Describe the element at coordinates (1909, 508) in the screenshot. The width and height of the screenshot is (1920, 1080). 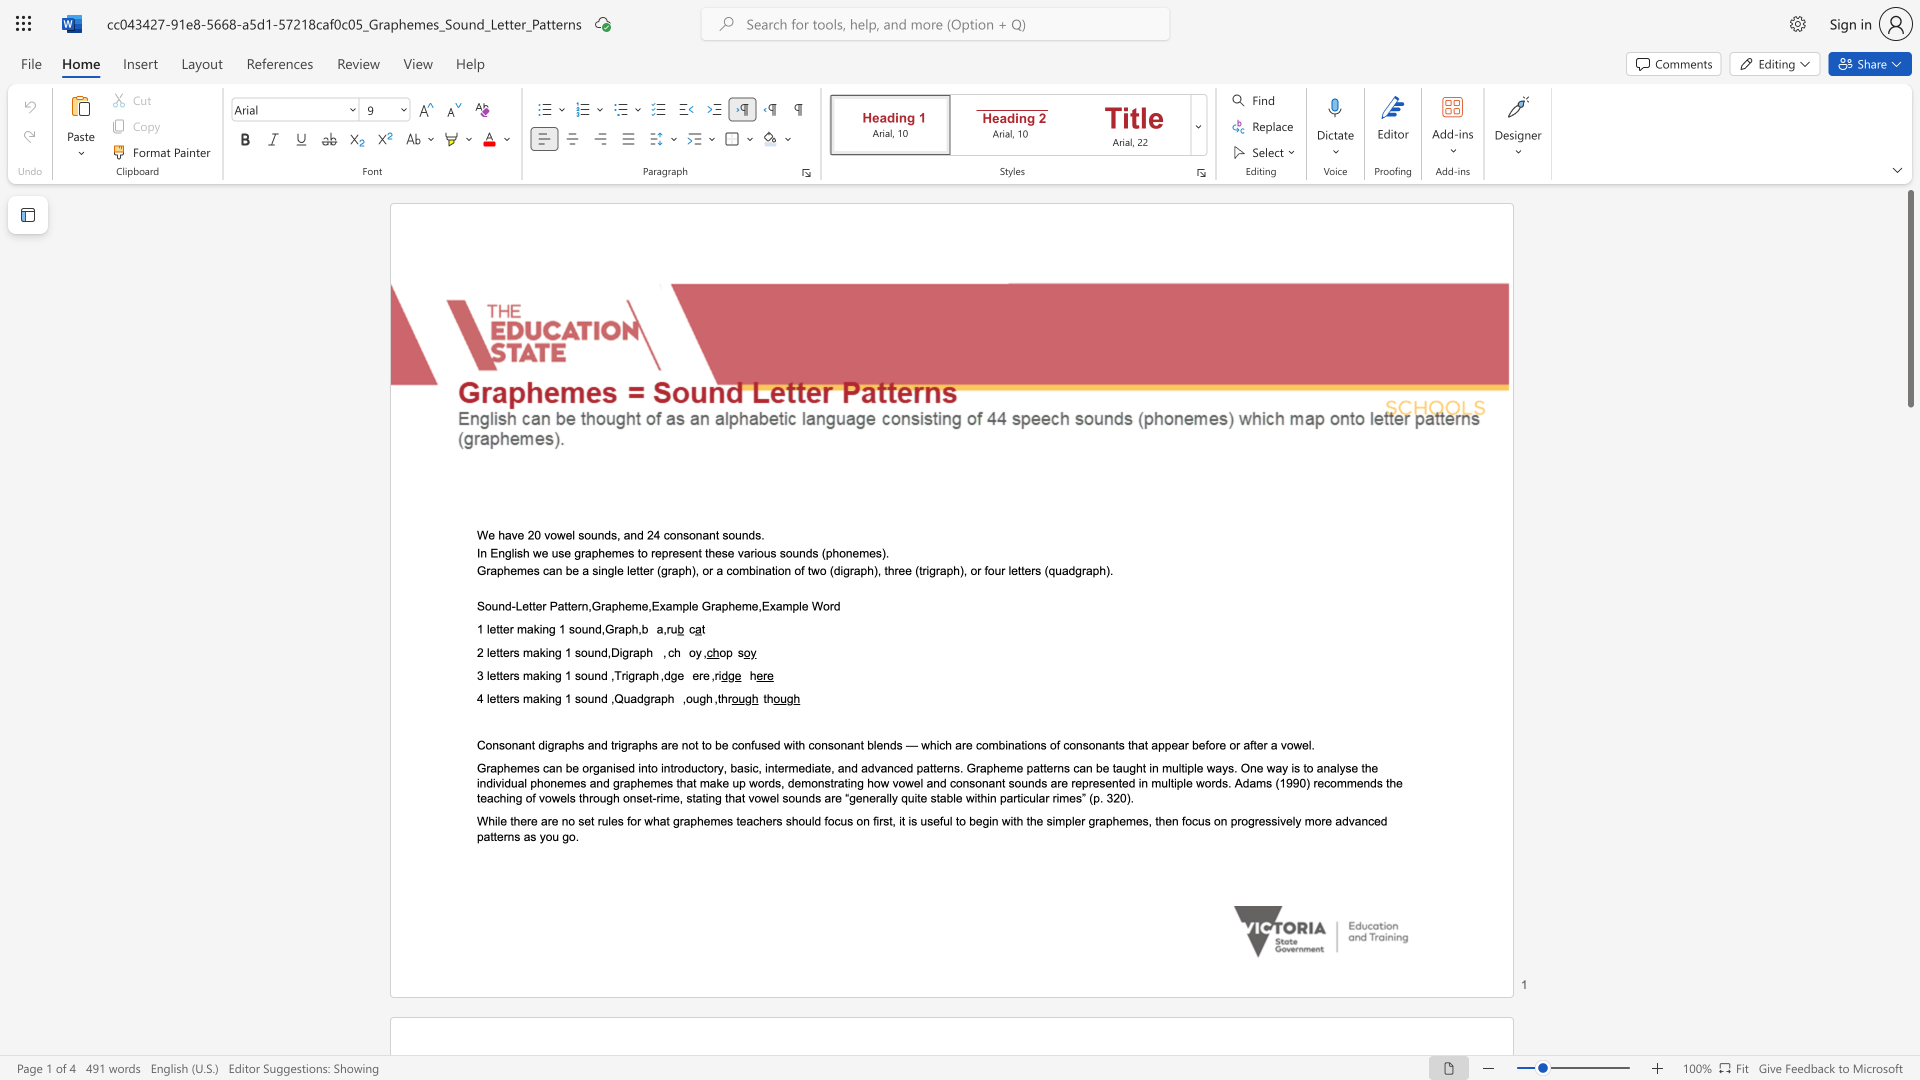
I see `the scrollbar on the side` at that location.